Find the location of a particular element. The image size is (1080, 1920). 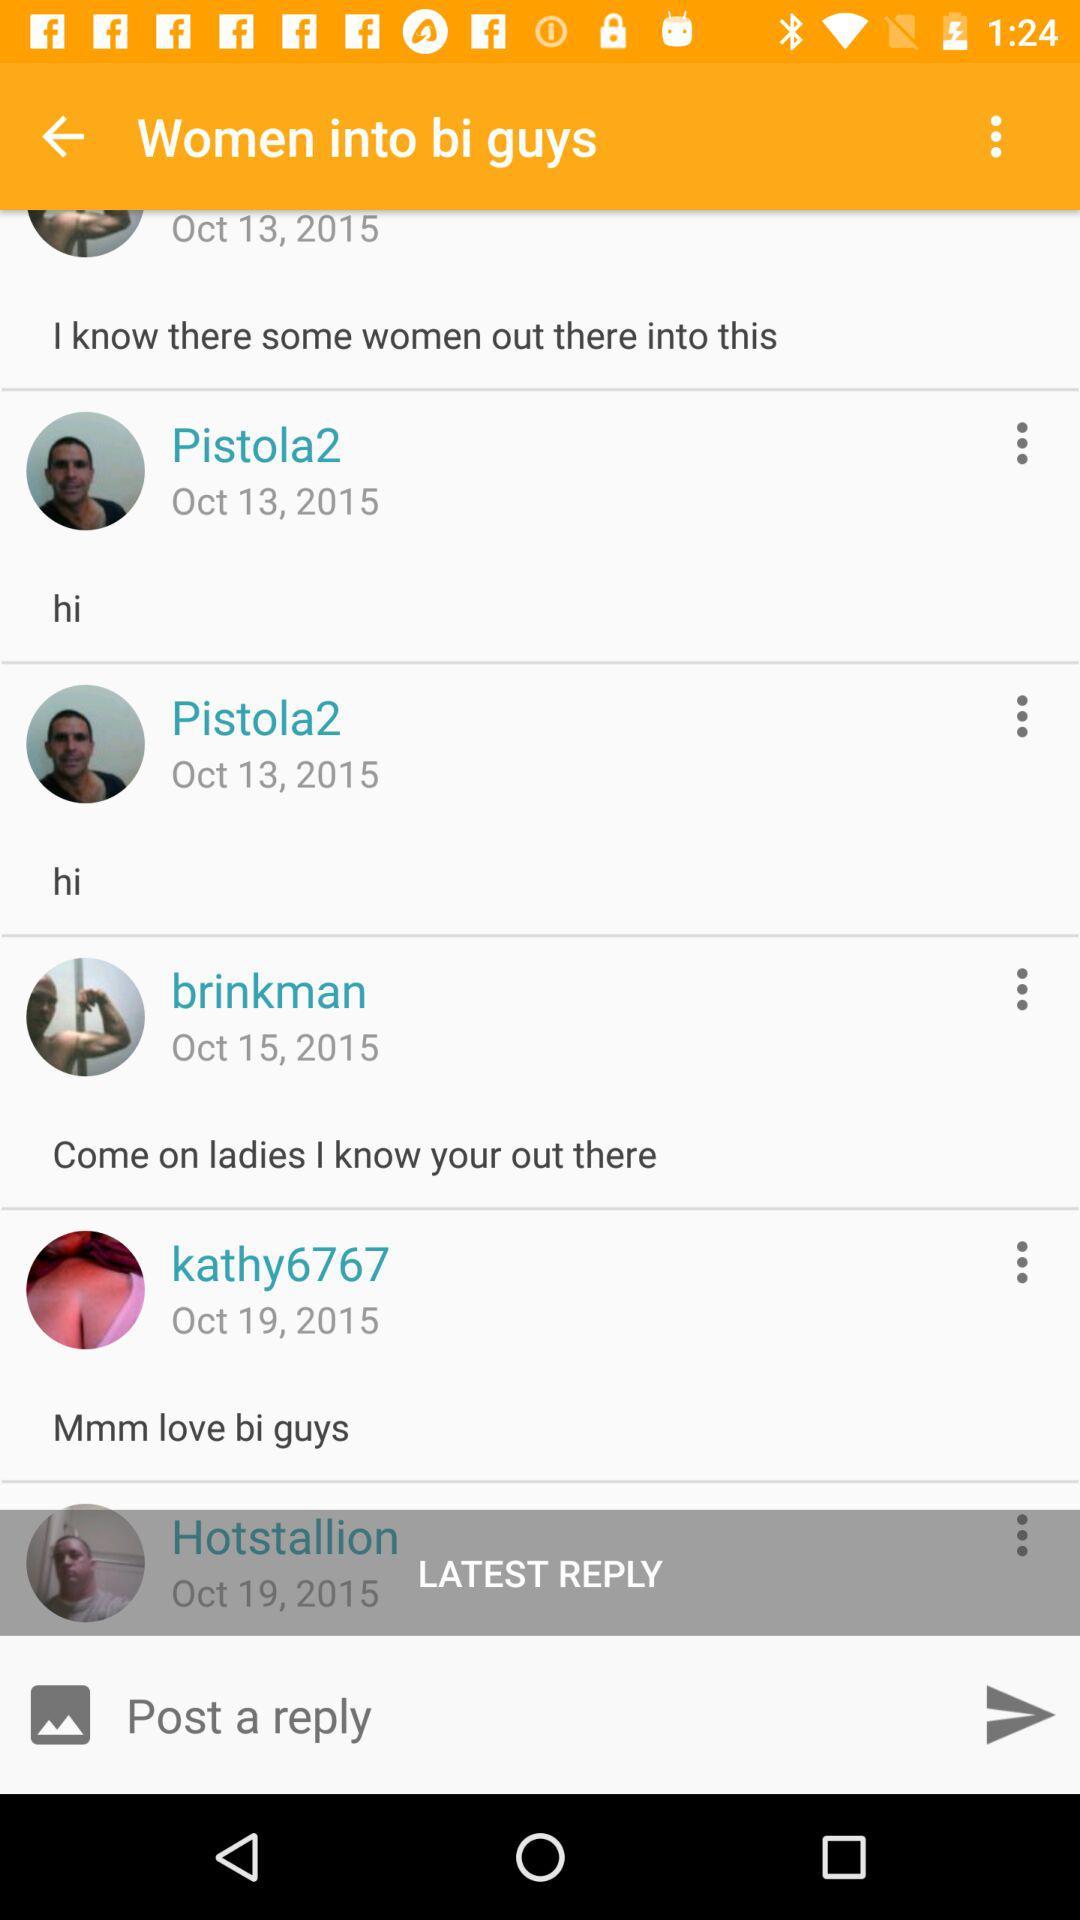

user is located at coordinates (84, 469).